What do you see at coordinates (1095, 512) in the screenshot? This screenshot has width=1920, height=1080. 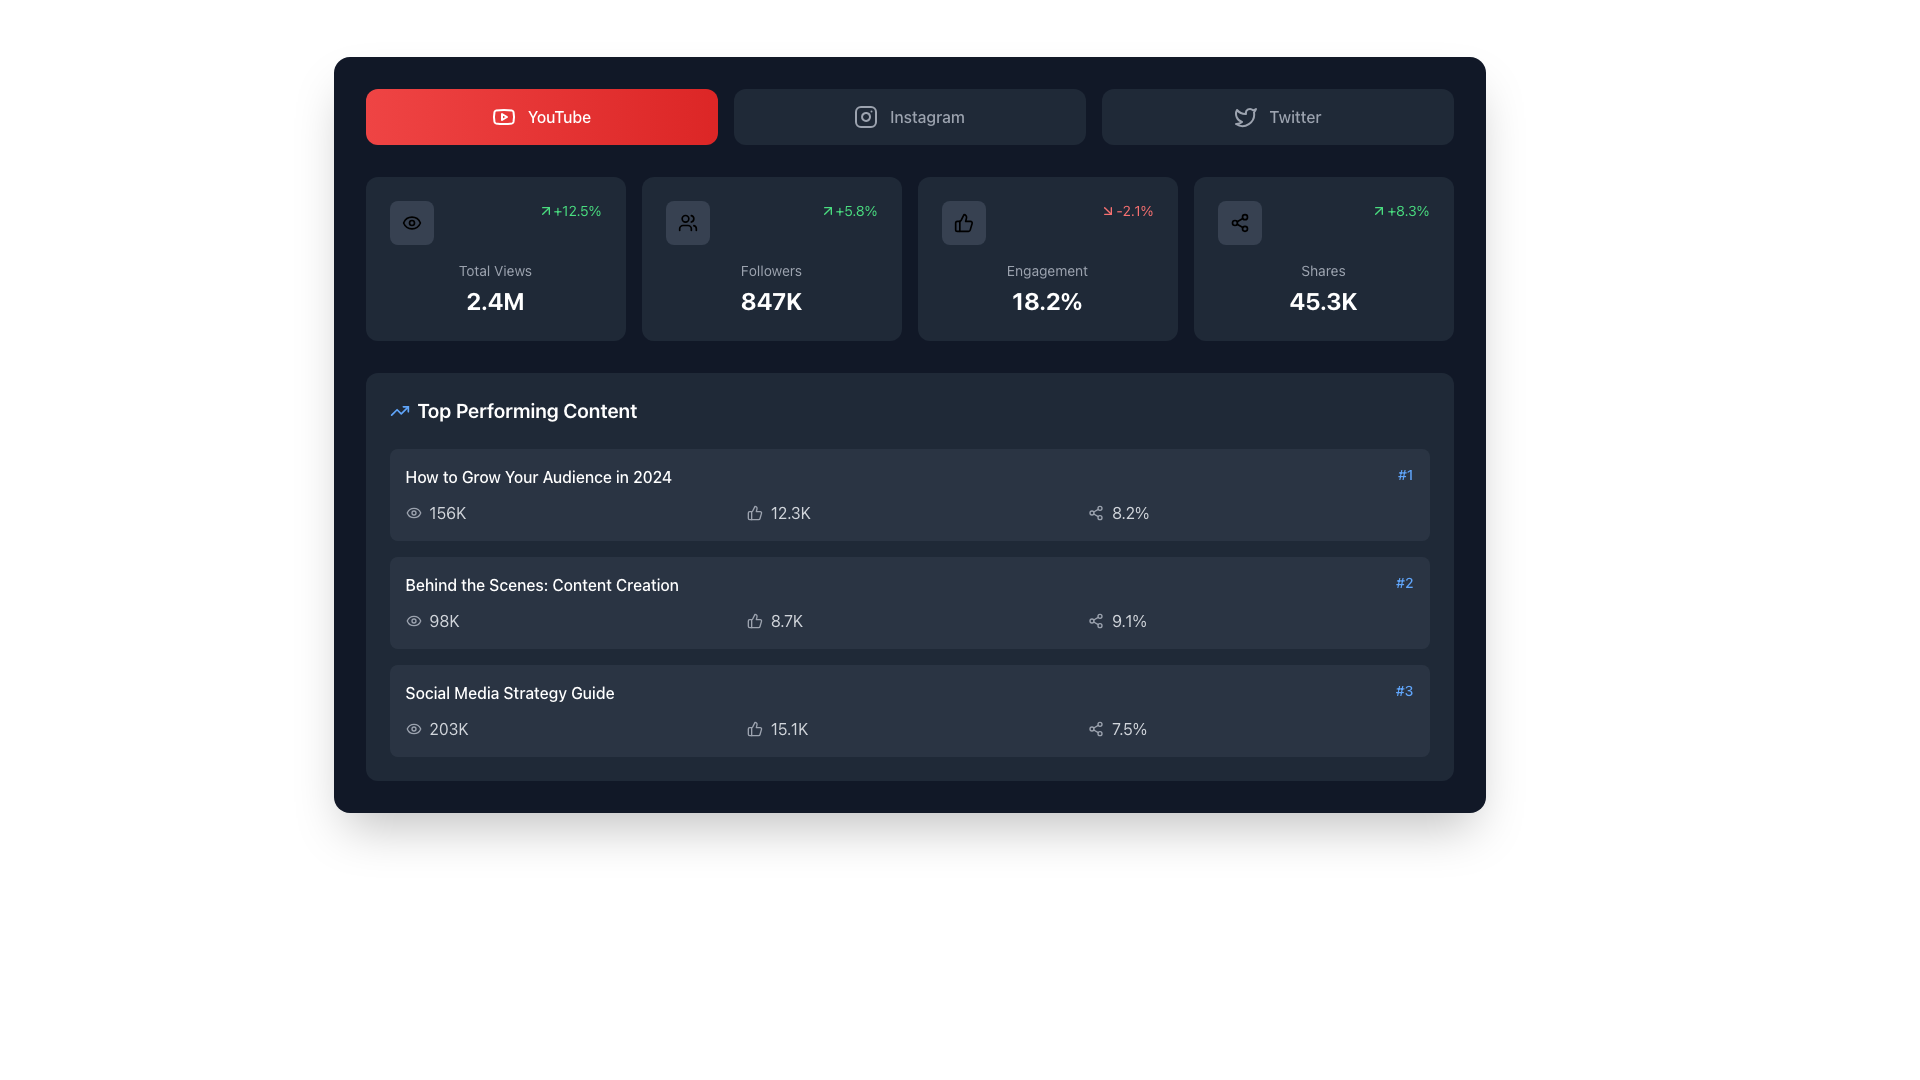 I see `the share icon located in the 'Top Performing Content' row, specifically in the second column next to the '8.2%' percentage` at bounding box center [1095, 512].